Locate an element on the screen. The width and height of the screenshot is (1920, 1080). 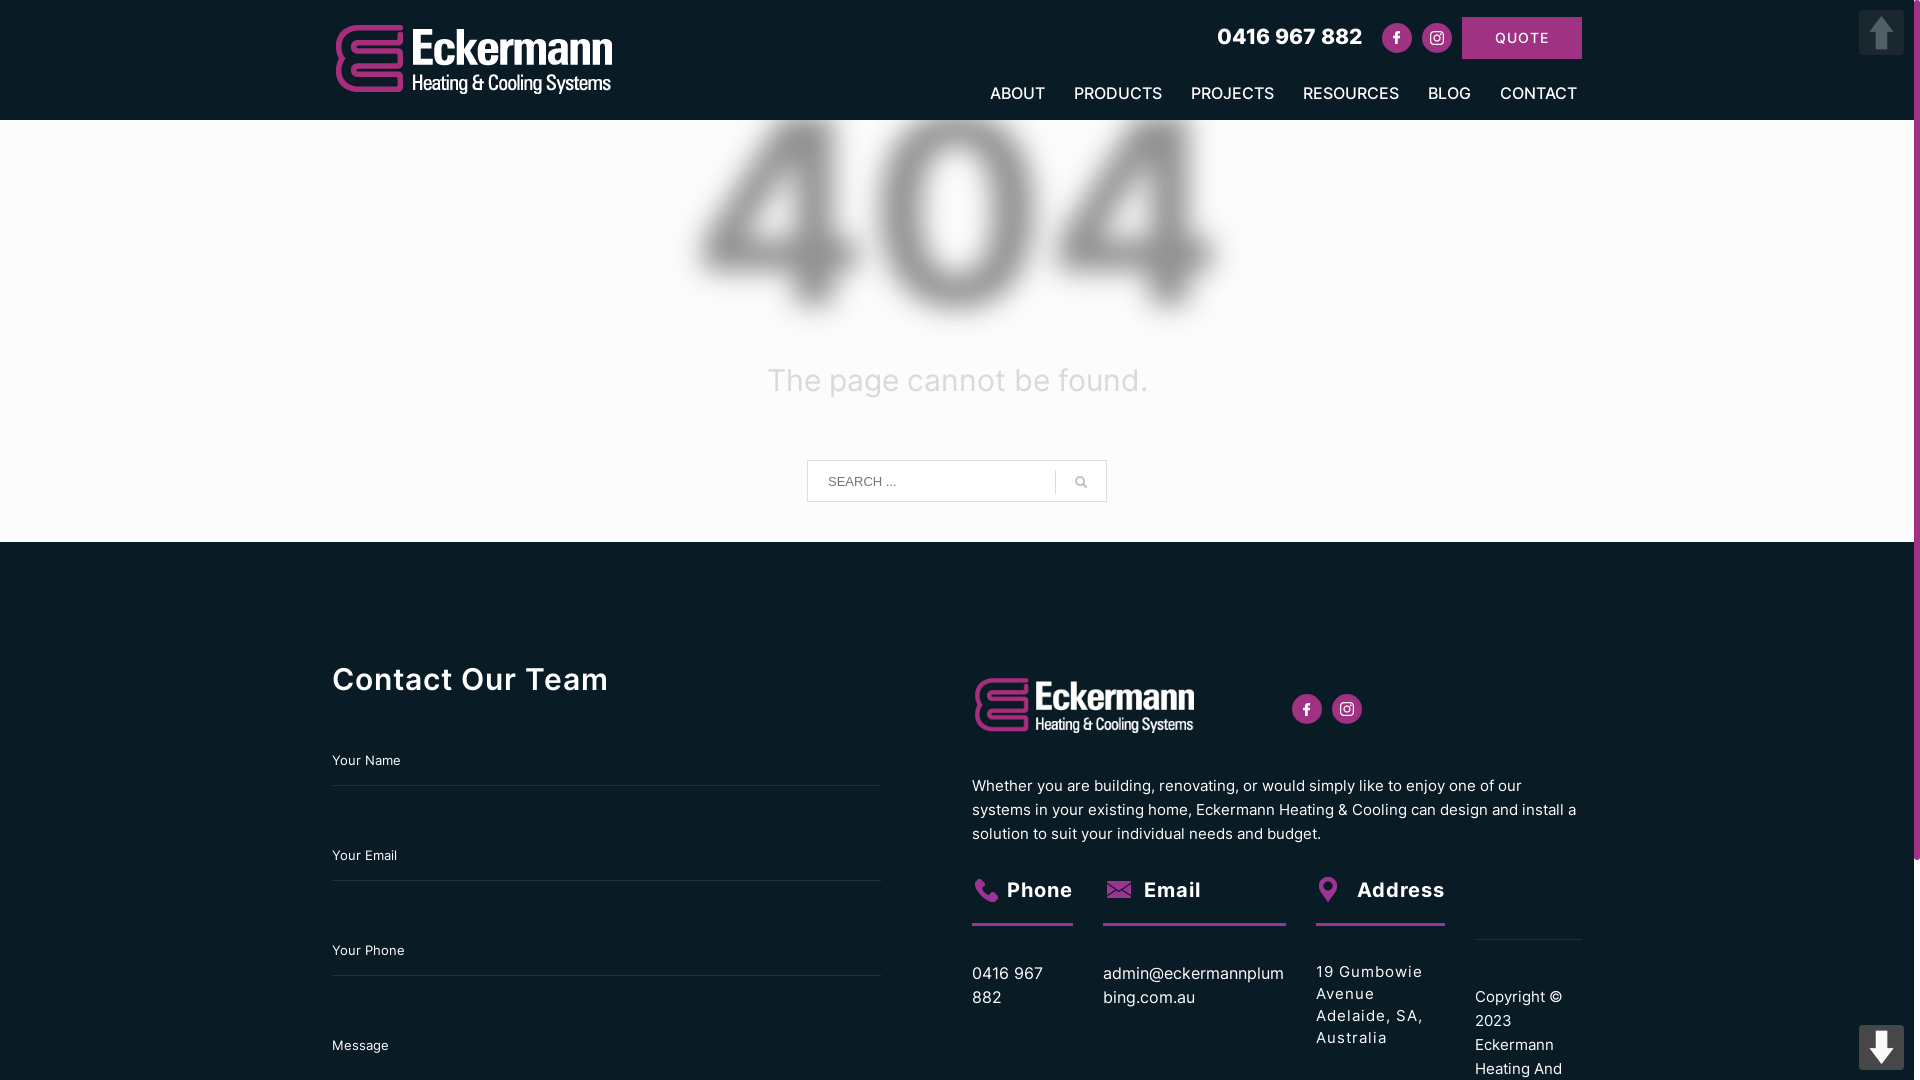
'UP' is located at coordinates (1880, 32).